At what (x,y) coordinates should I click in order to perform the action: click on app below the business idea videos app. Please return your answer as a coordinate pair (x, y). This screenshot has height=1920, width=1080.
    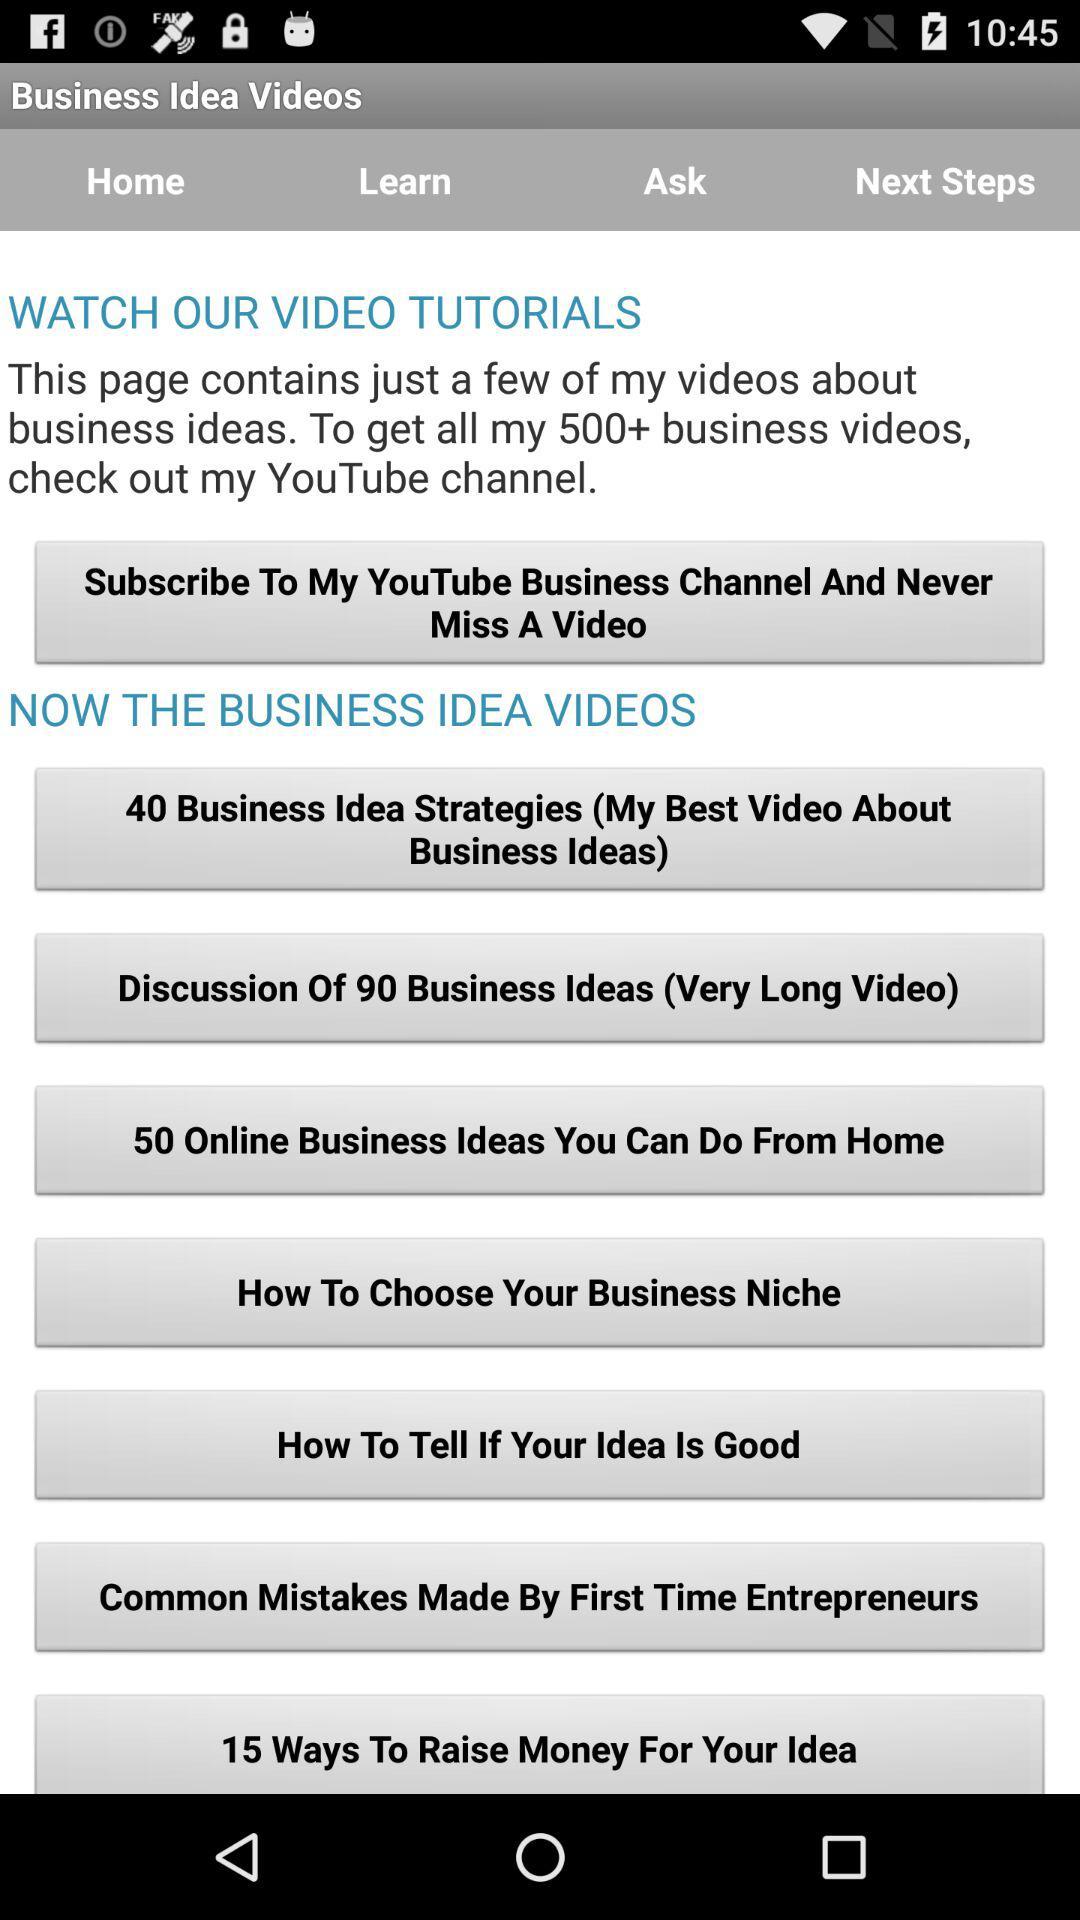
    Looking at the image, I should click on (945, 180).